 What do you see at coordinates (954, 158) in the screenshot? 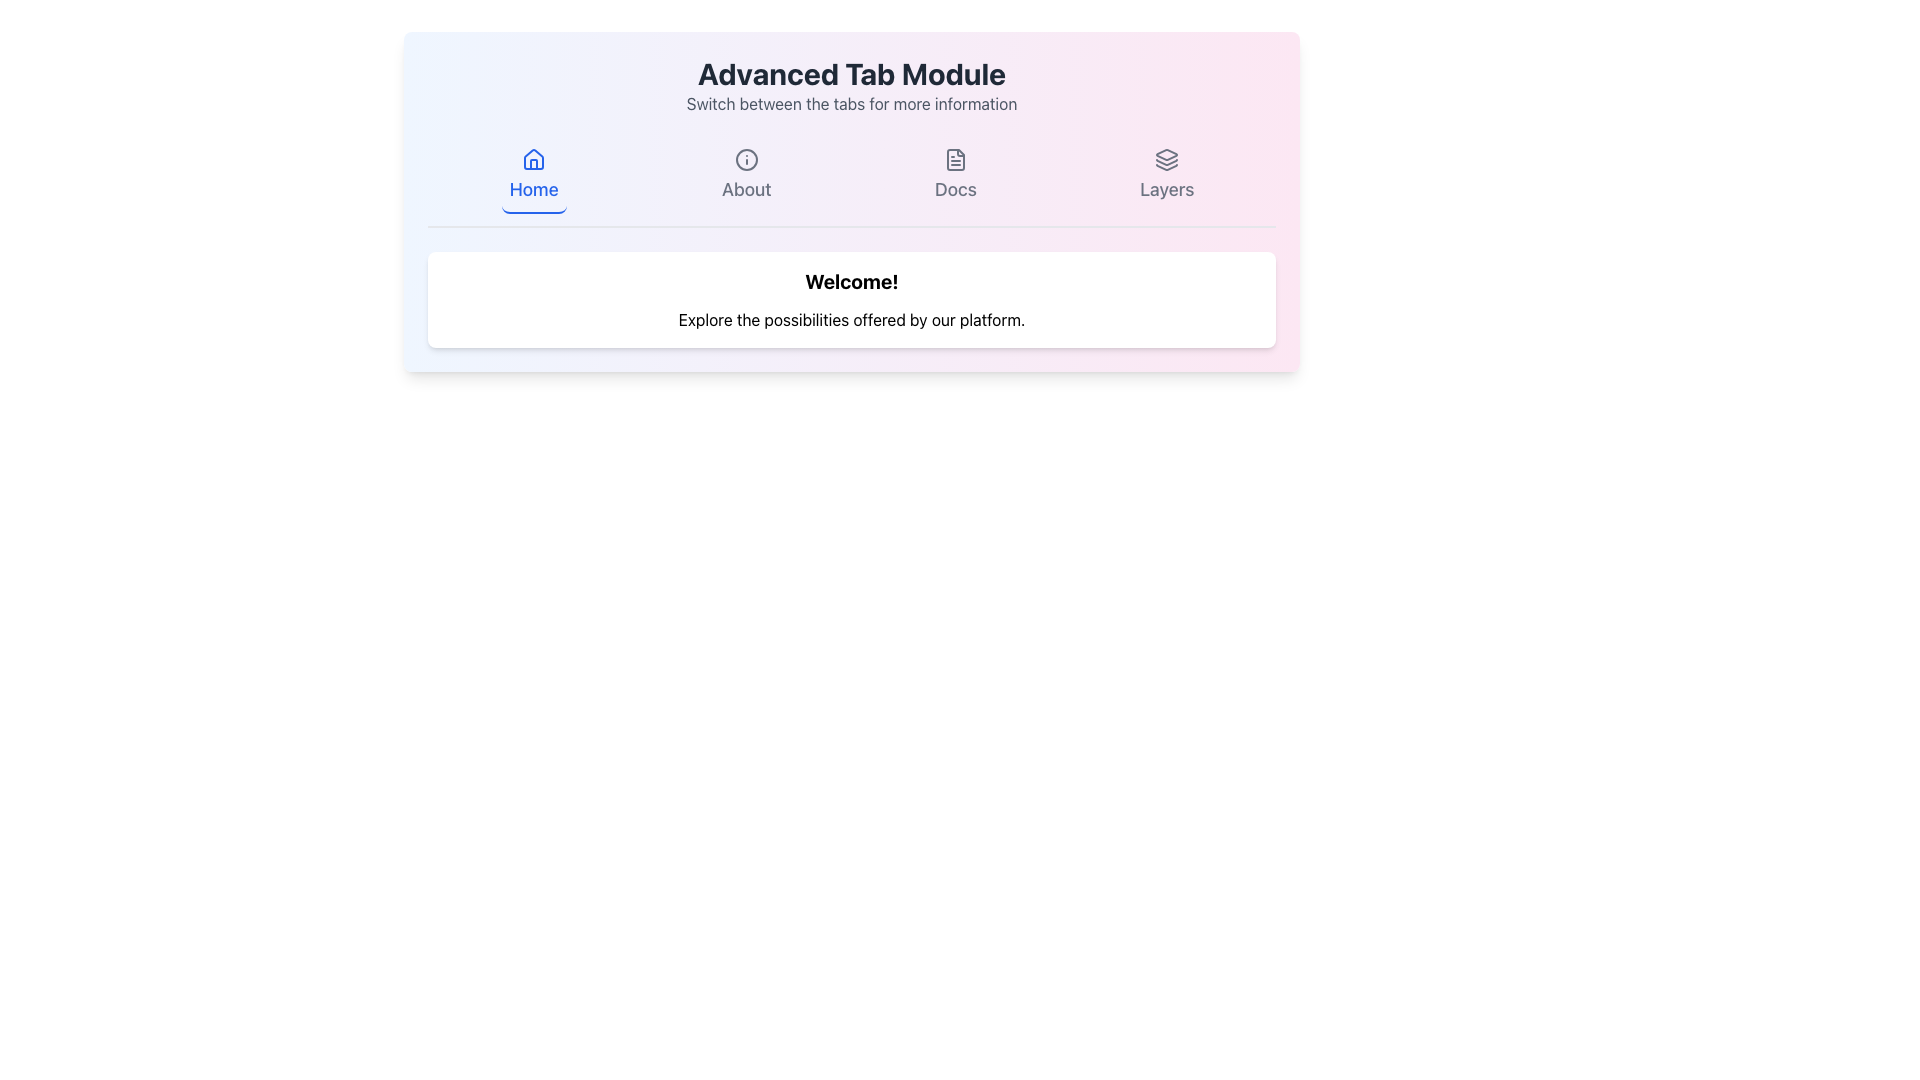
I see `the document icon located in the 'Docs' button at the center-top of the interface` at bounding box center [954, 158].